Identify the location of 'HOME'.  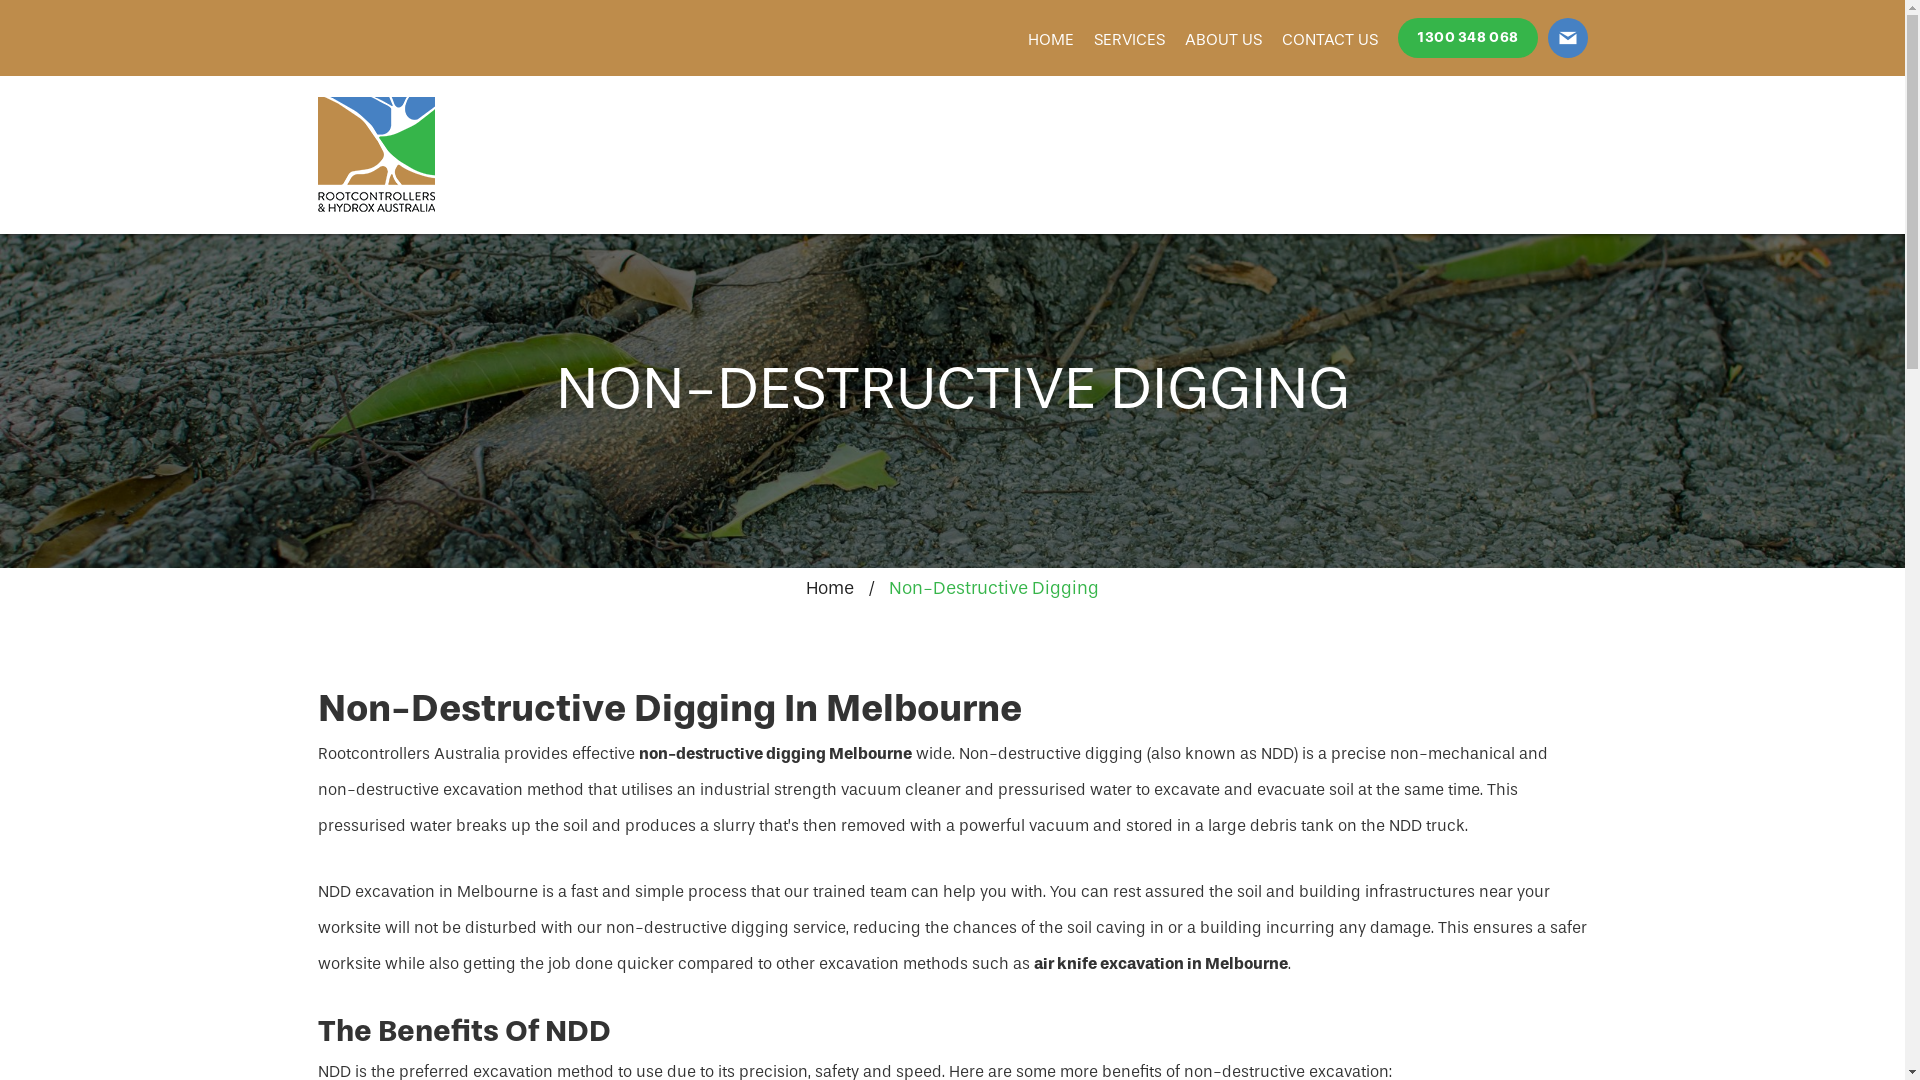
(1050, 38).